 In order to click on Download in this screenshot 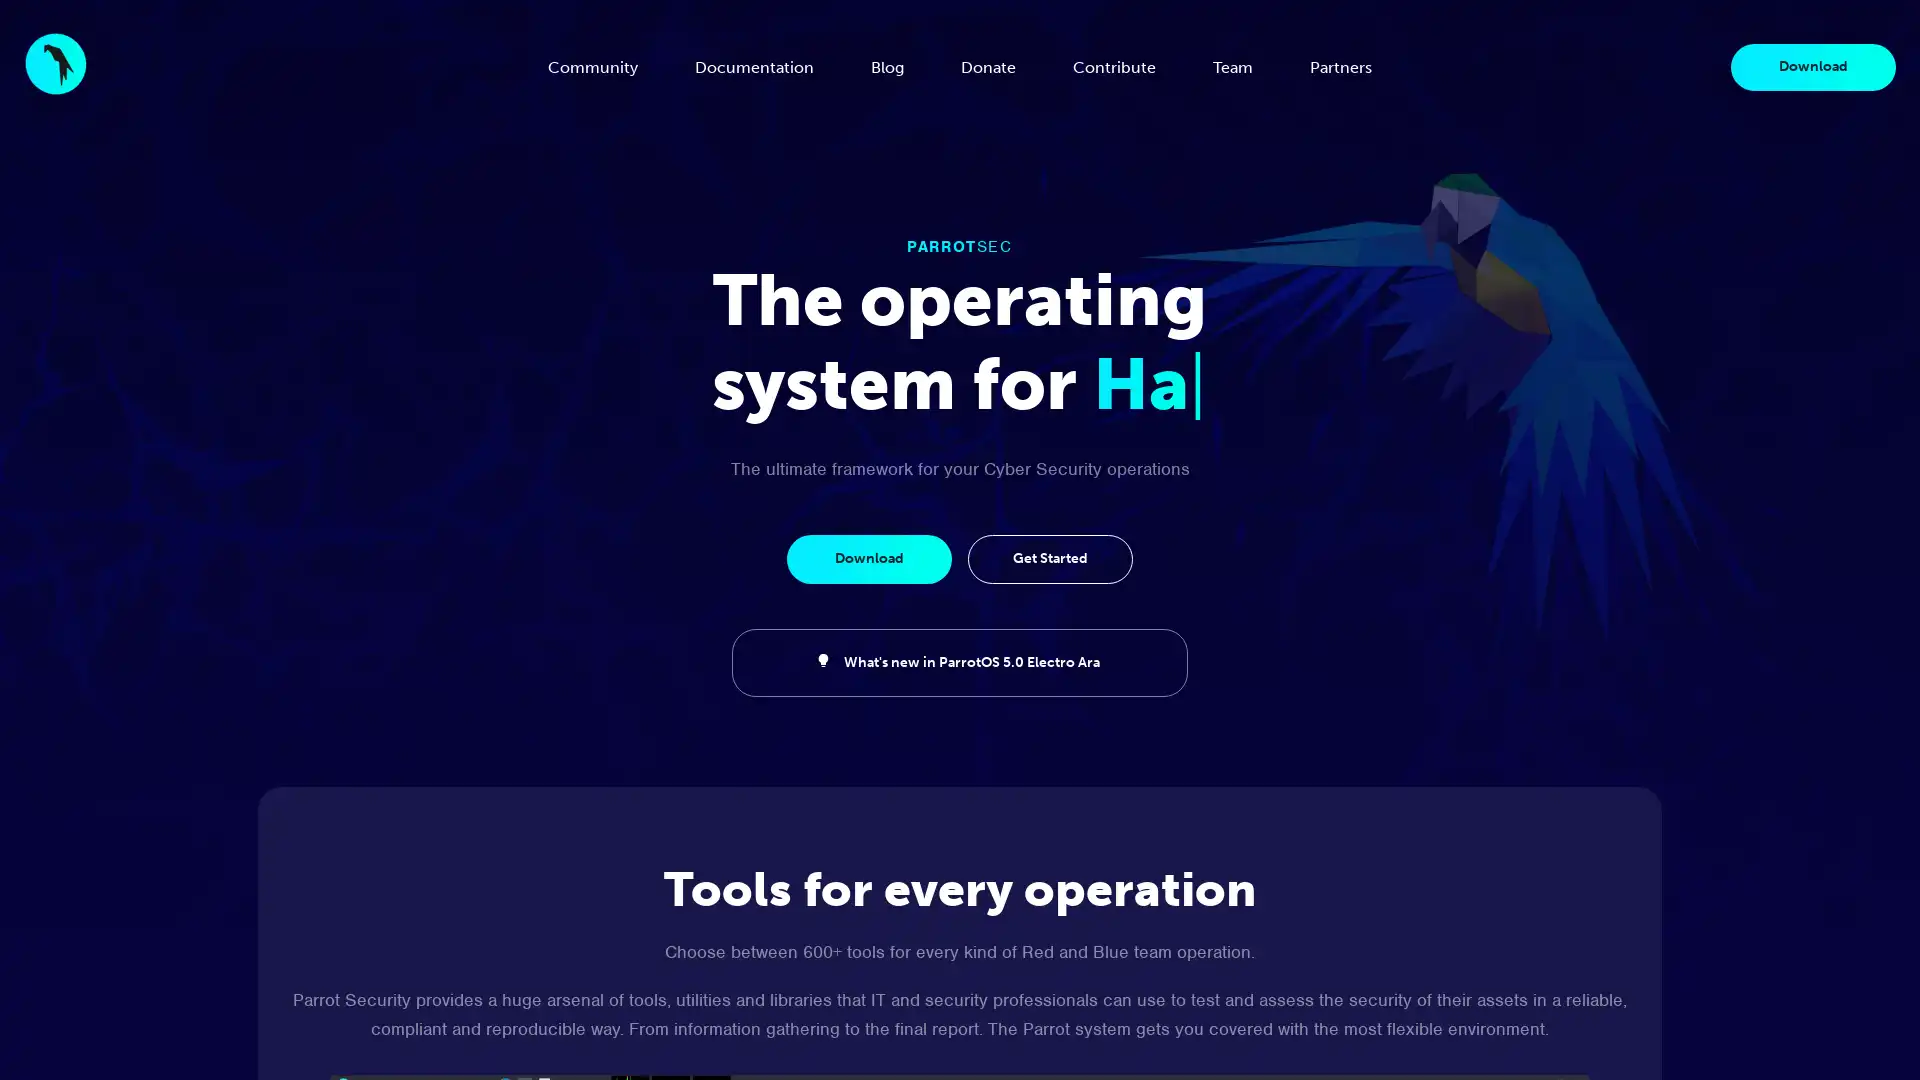, I will do `click(1813, 65)`.